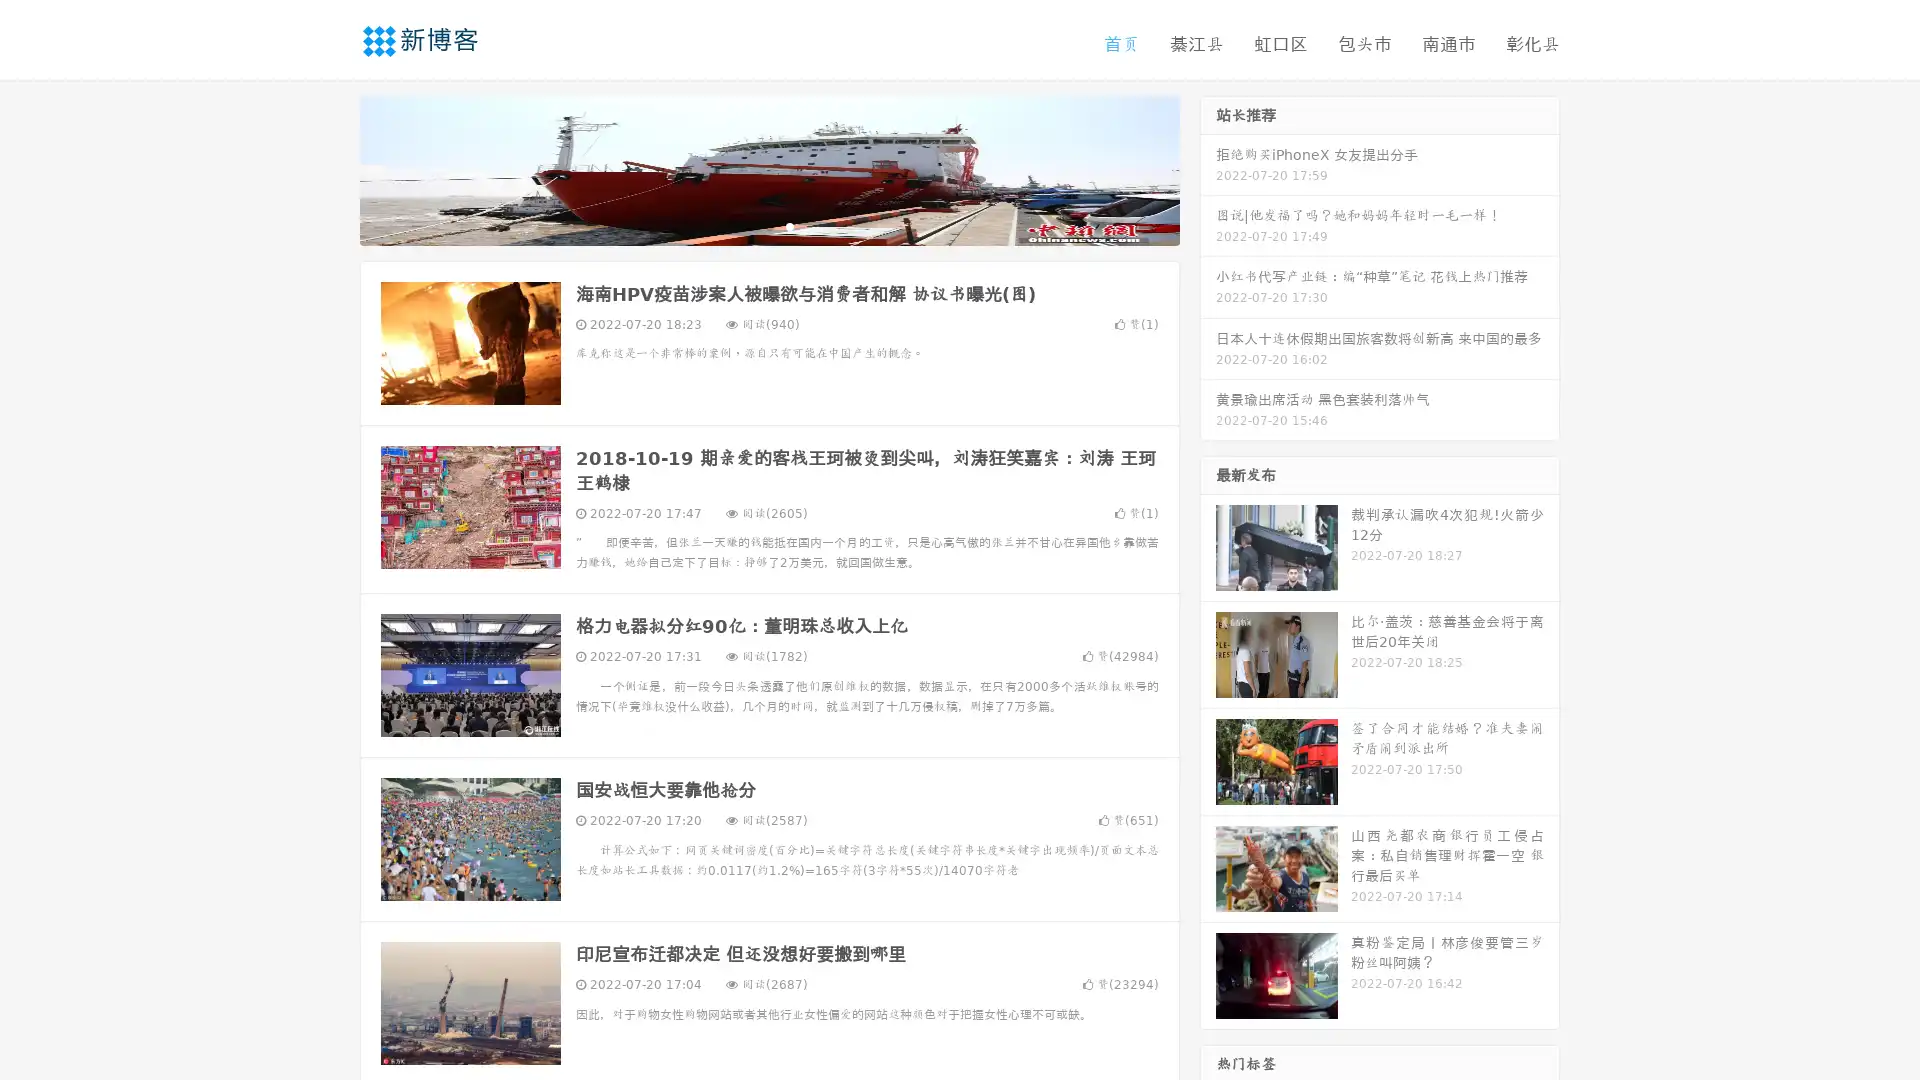 The width and height of the screenshot is (1920, 1080). What do you see at coordinates (330, 168) in the screenshot?
I see `Previous slide` at bounding box center [330, 168].